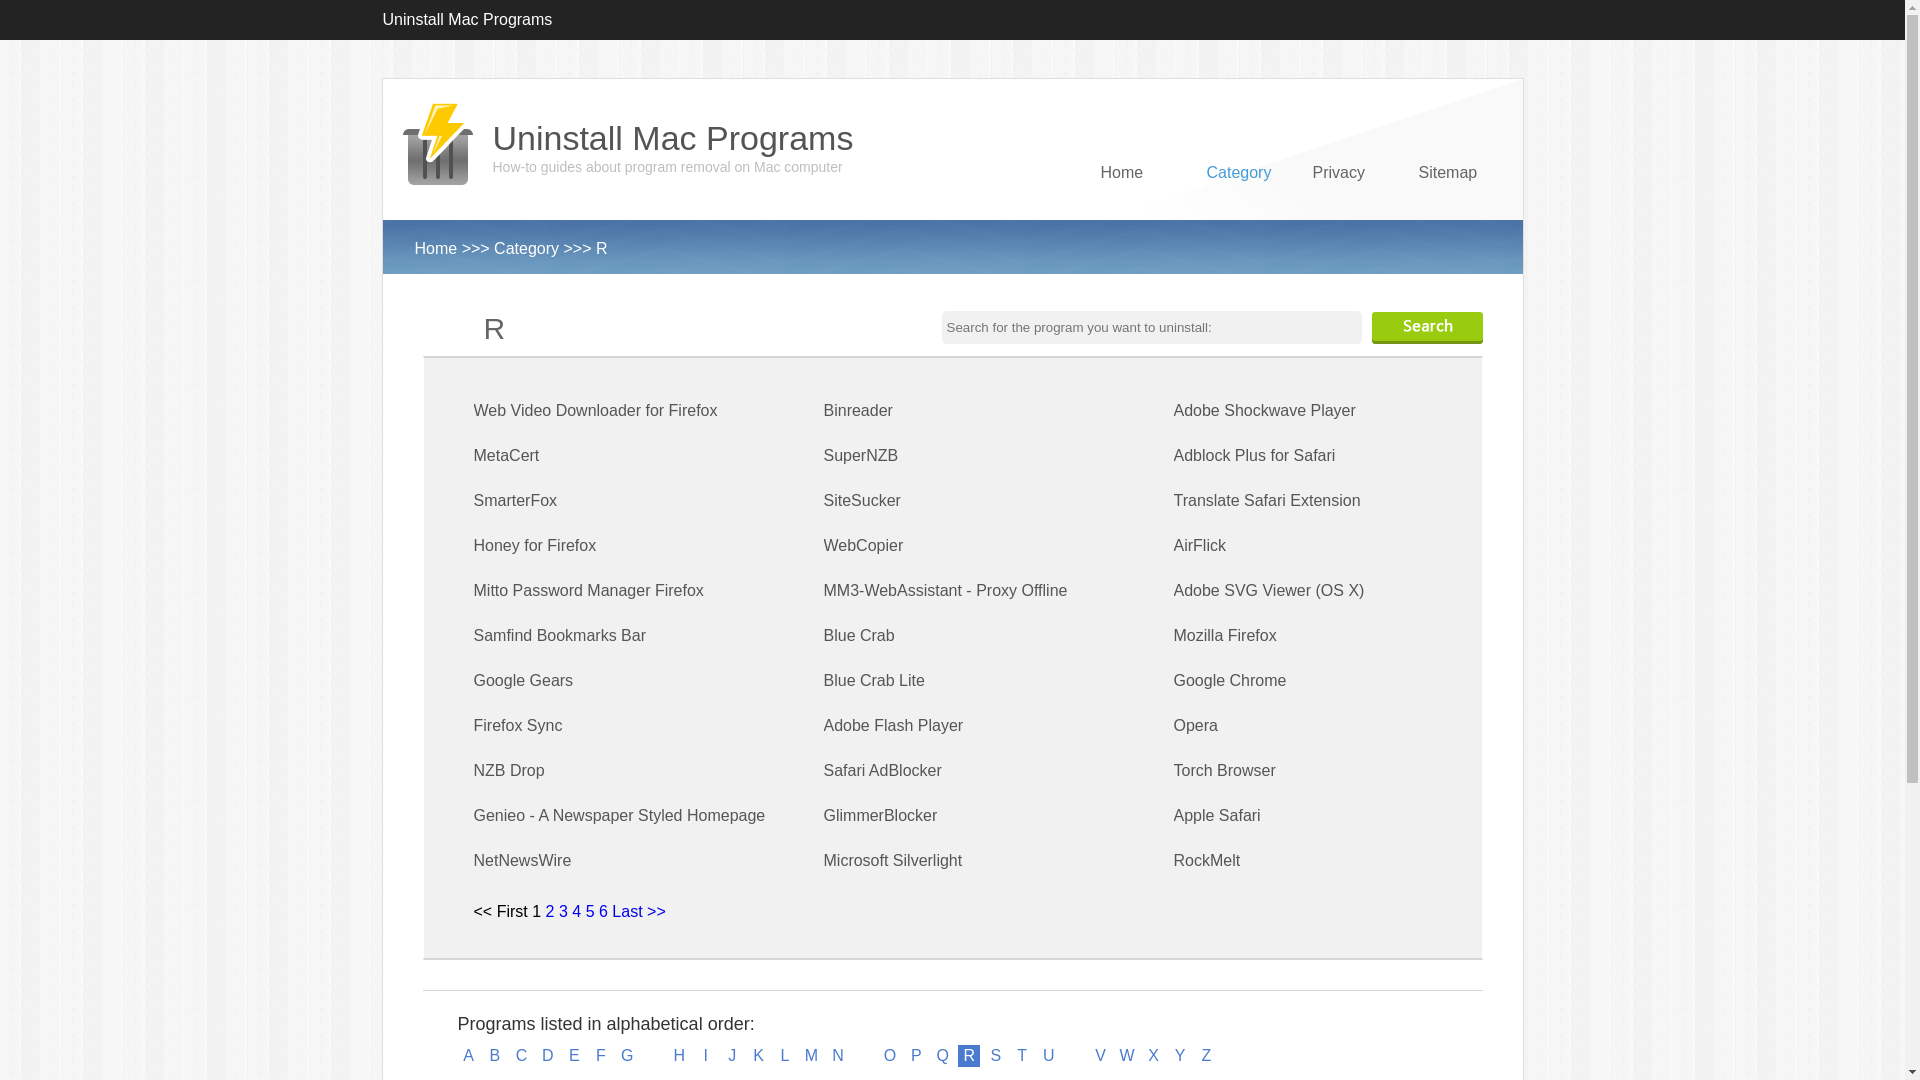  What do you see at coordinates (1200, 545) in the screenshot?
I see `'AirFlick'` at bounding box center [1200, 545].